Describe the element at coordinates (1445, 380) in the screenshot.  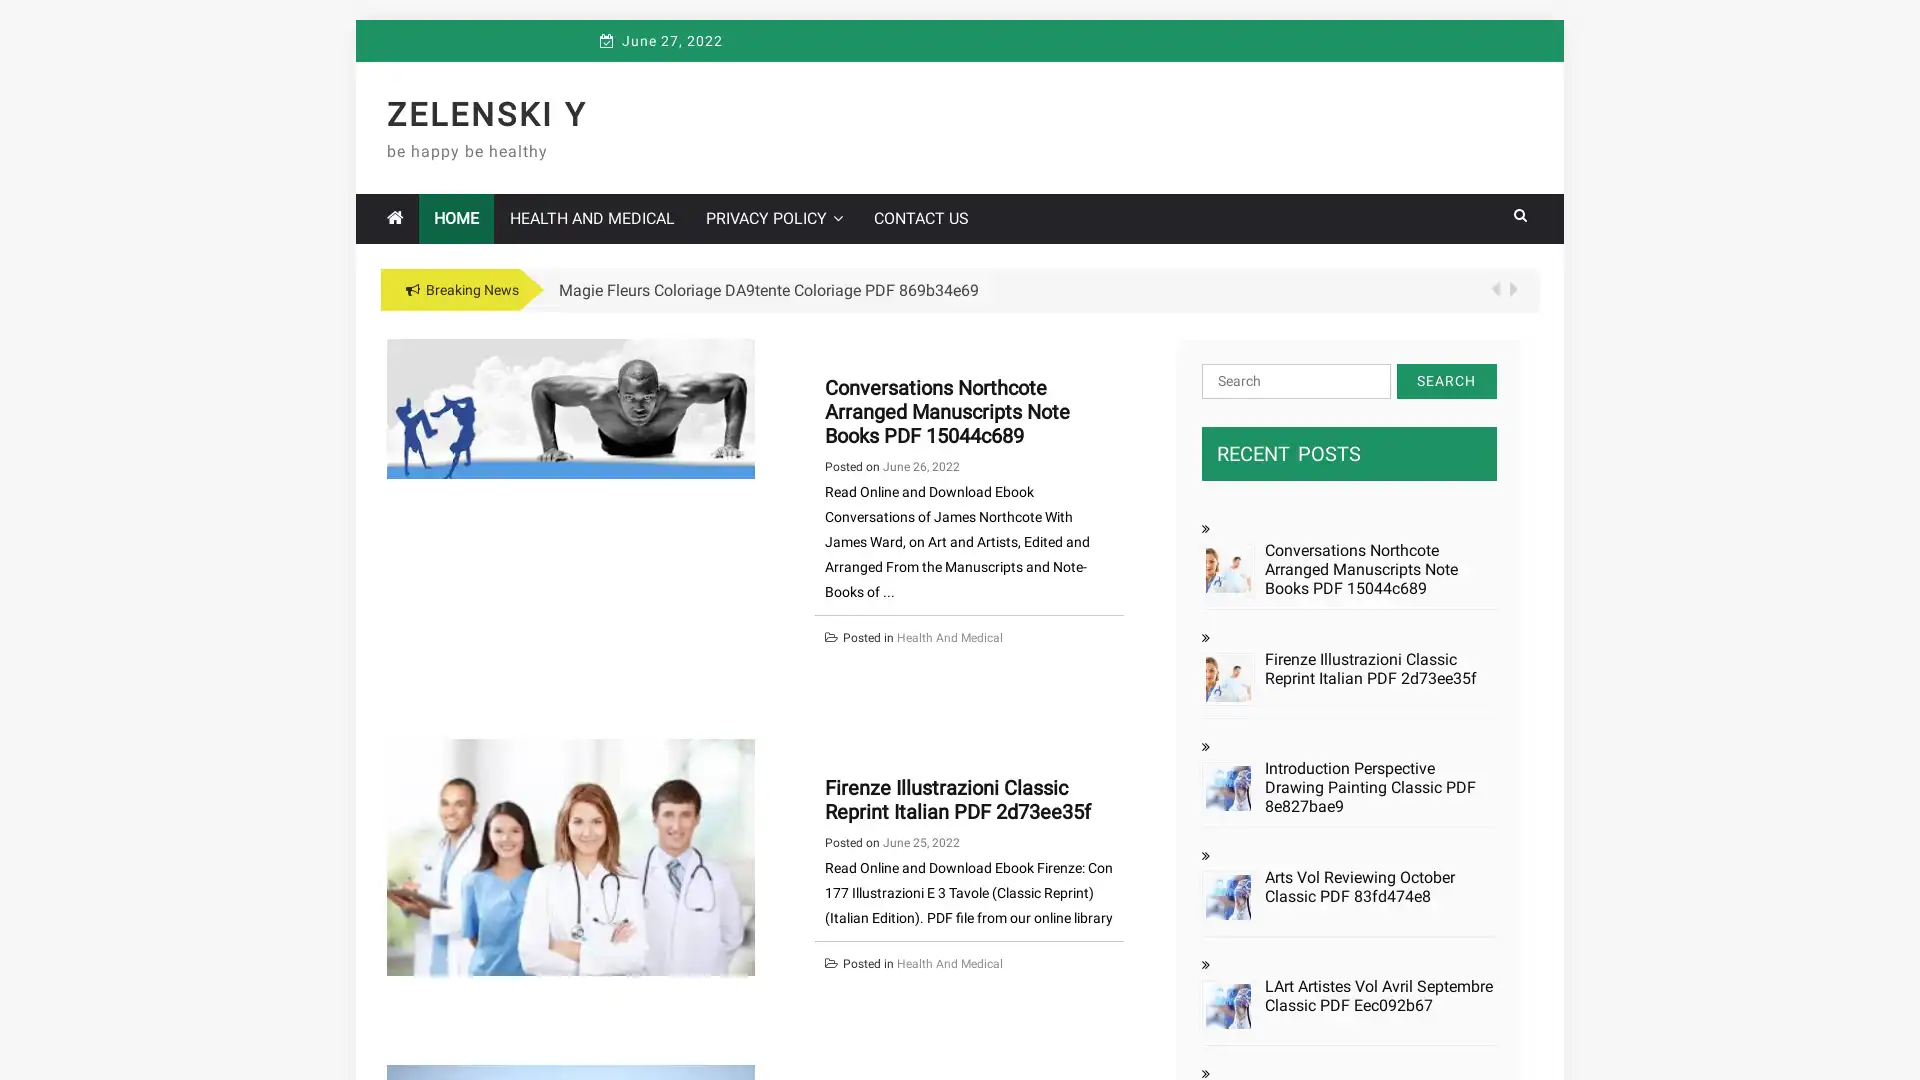
I see `Search` at that location.